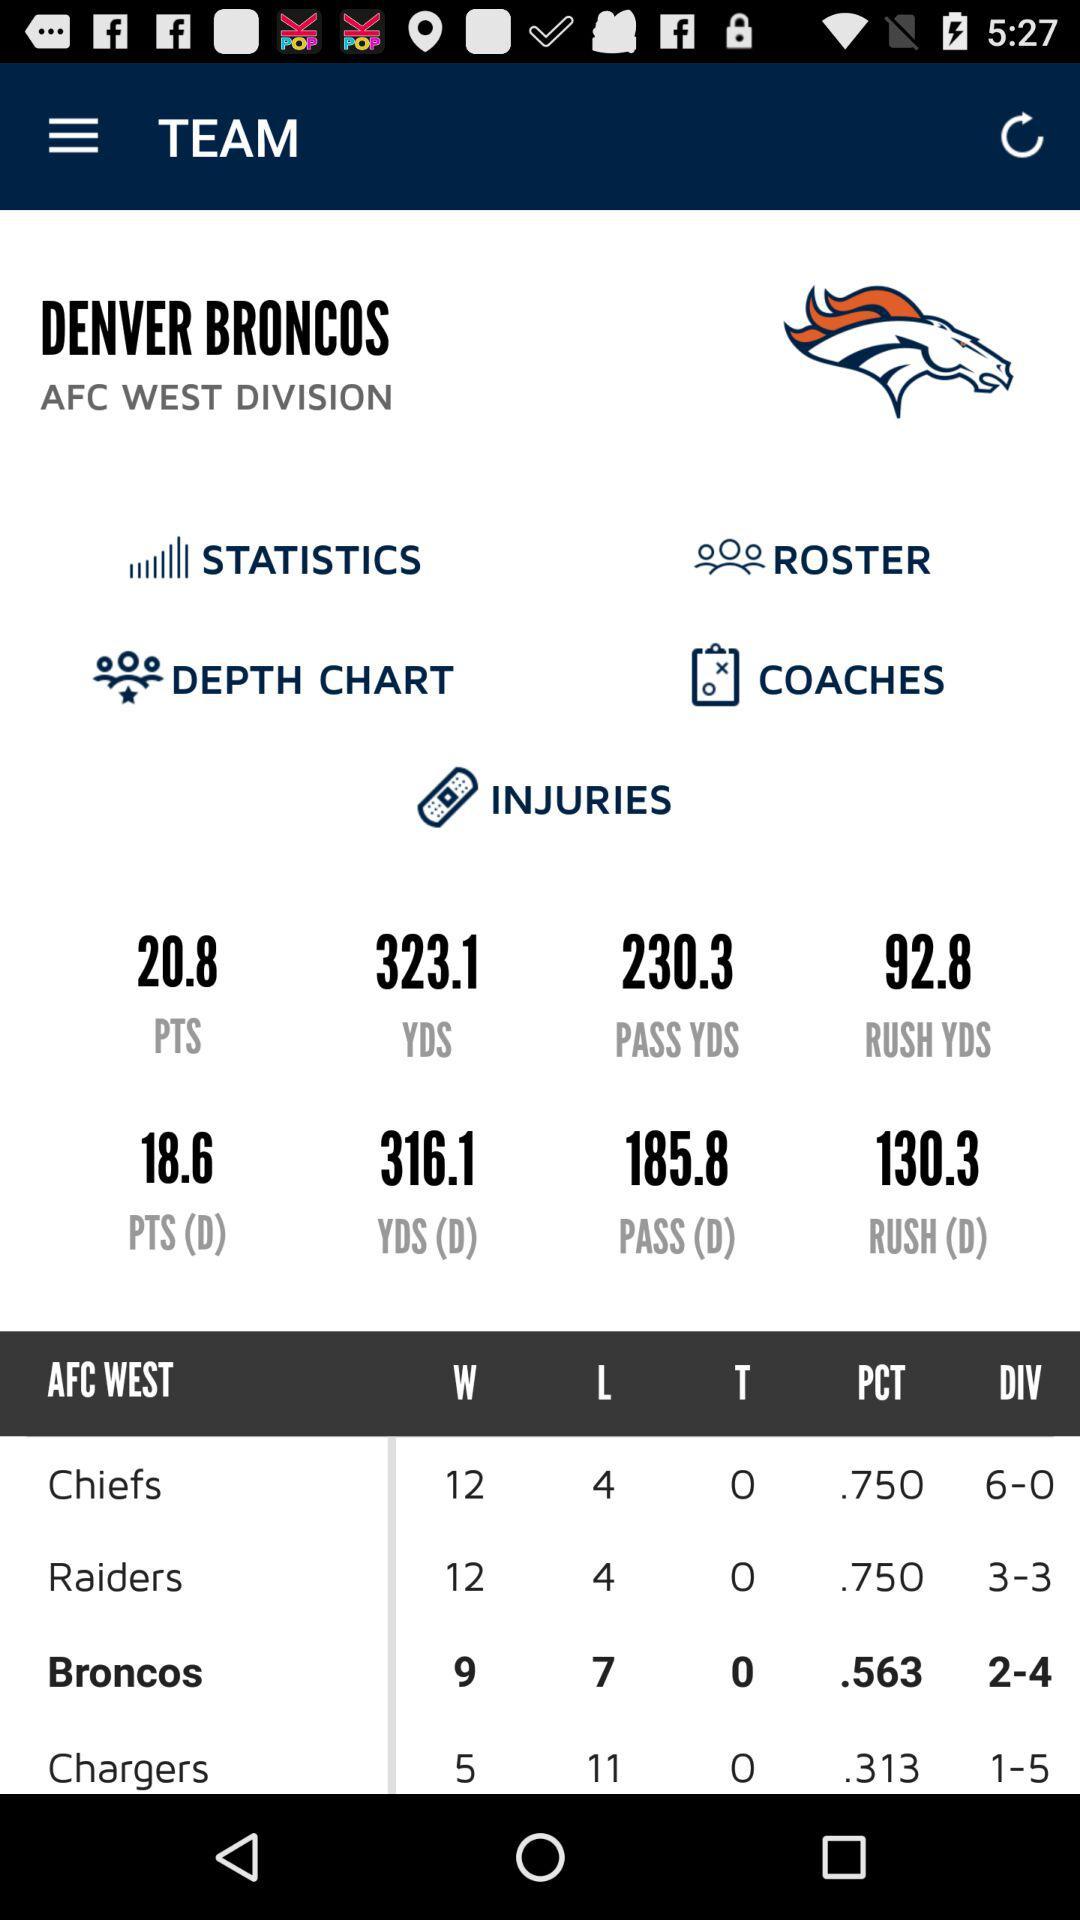 The width and height of the screenshot is (1080, 1920). What do you see at coordinates (72, 135) in the screenshot?
I see `the item above the denver broncos item` at bounding box center [72, 135].